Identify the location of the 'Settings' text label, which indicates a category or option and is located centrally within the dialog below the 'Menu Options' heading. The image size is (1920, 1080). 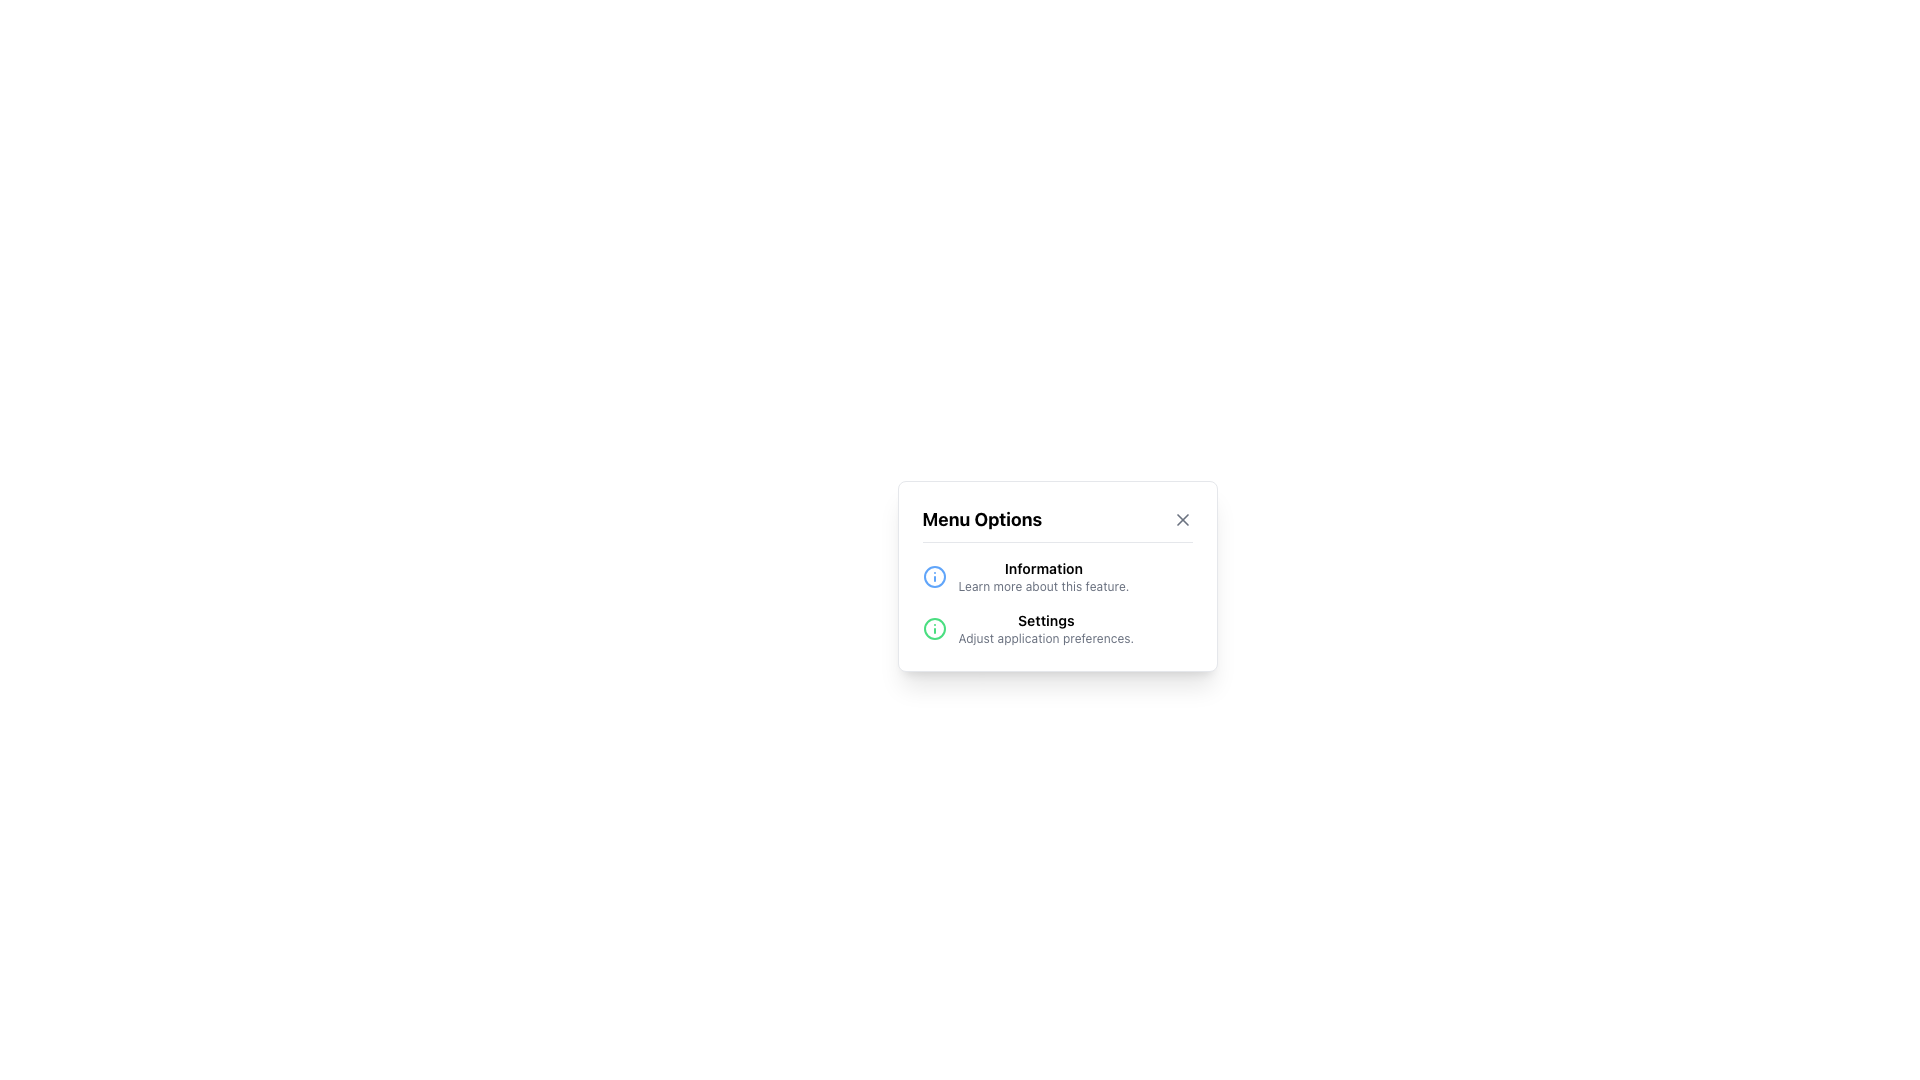
(1045, 619).